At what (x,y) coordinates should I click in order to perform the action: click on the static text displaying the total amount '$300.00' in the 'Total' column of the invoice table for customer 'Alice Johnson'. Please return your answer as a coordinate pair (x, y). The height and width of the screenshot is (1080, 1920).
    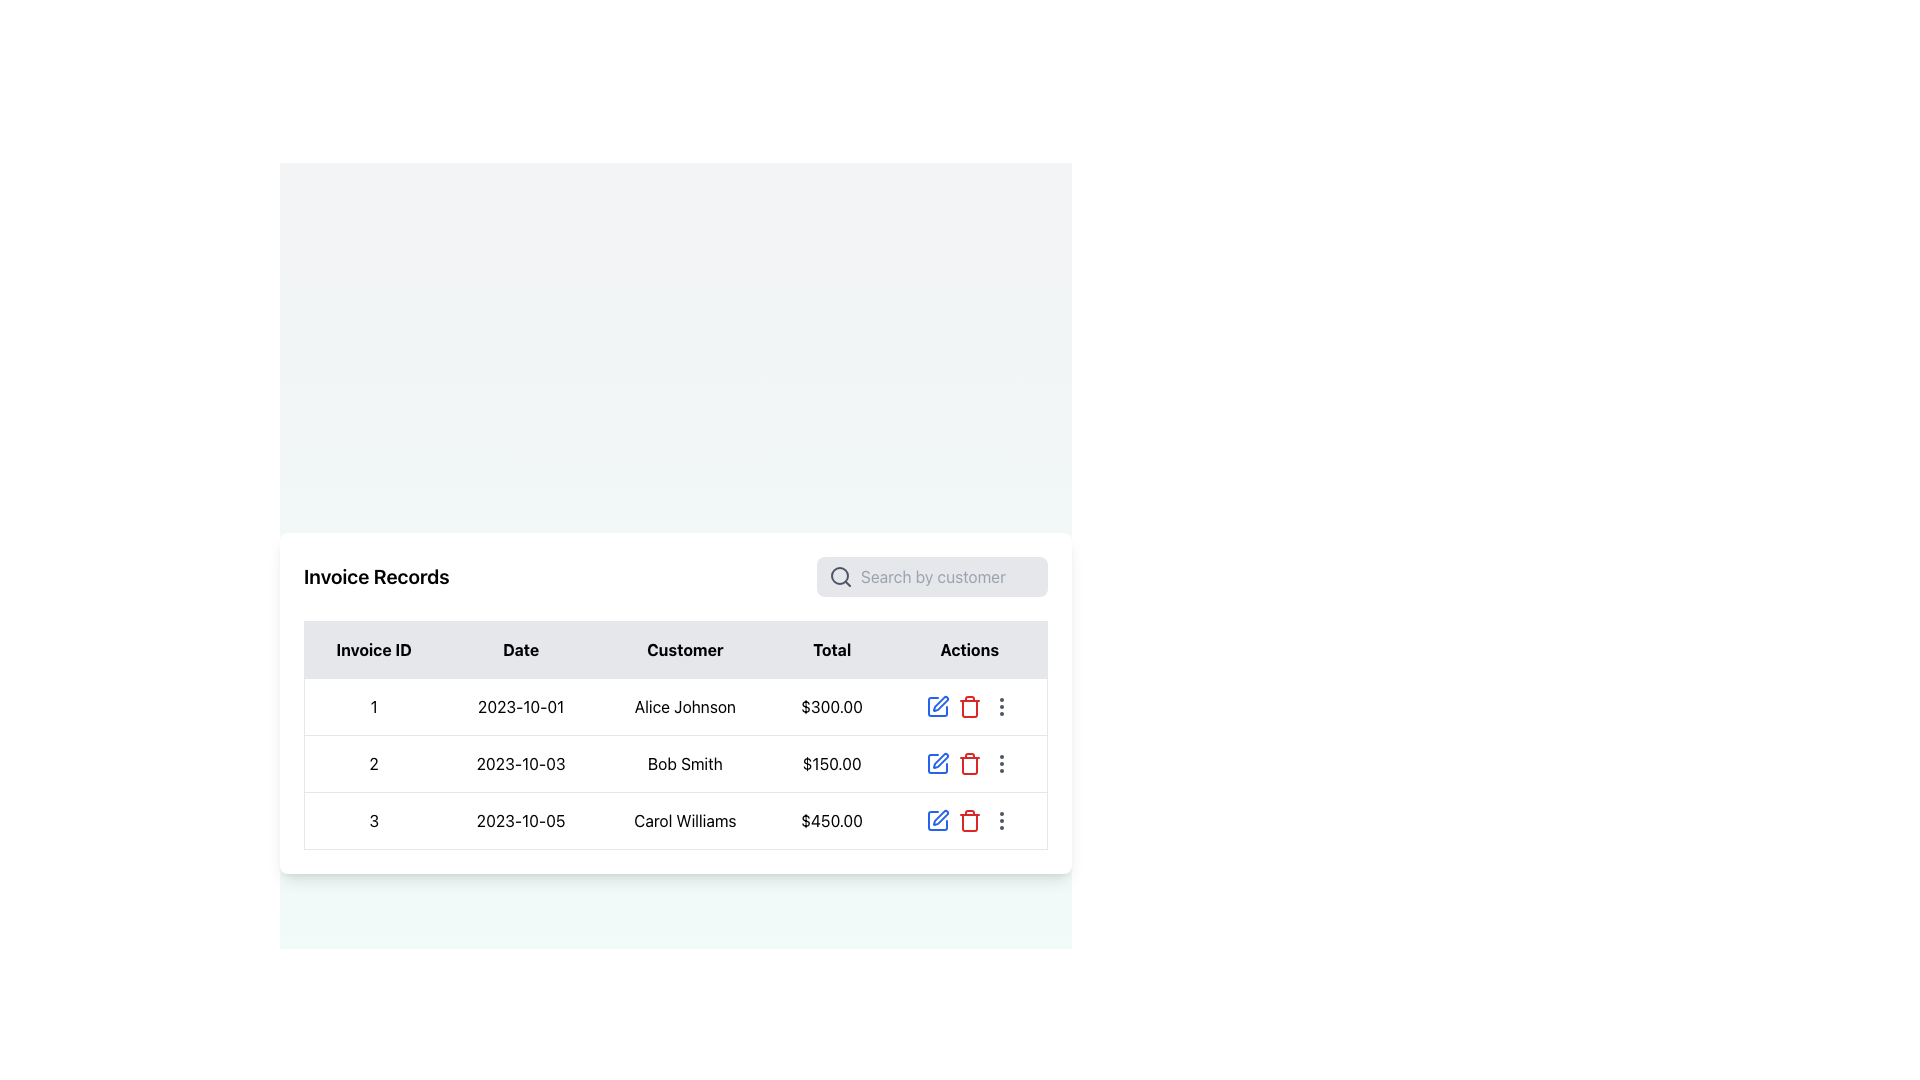
    Looking at the image, I should click on (832, 705).